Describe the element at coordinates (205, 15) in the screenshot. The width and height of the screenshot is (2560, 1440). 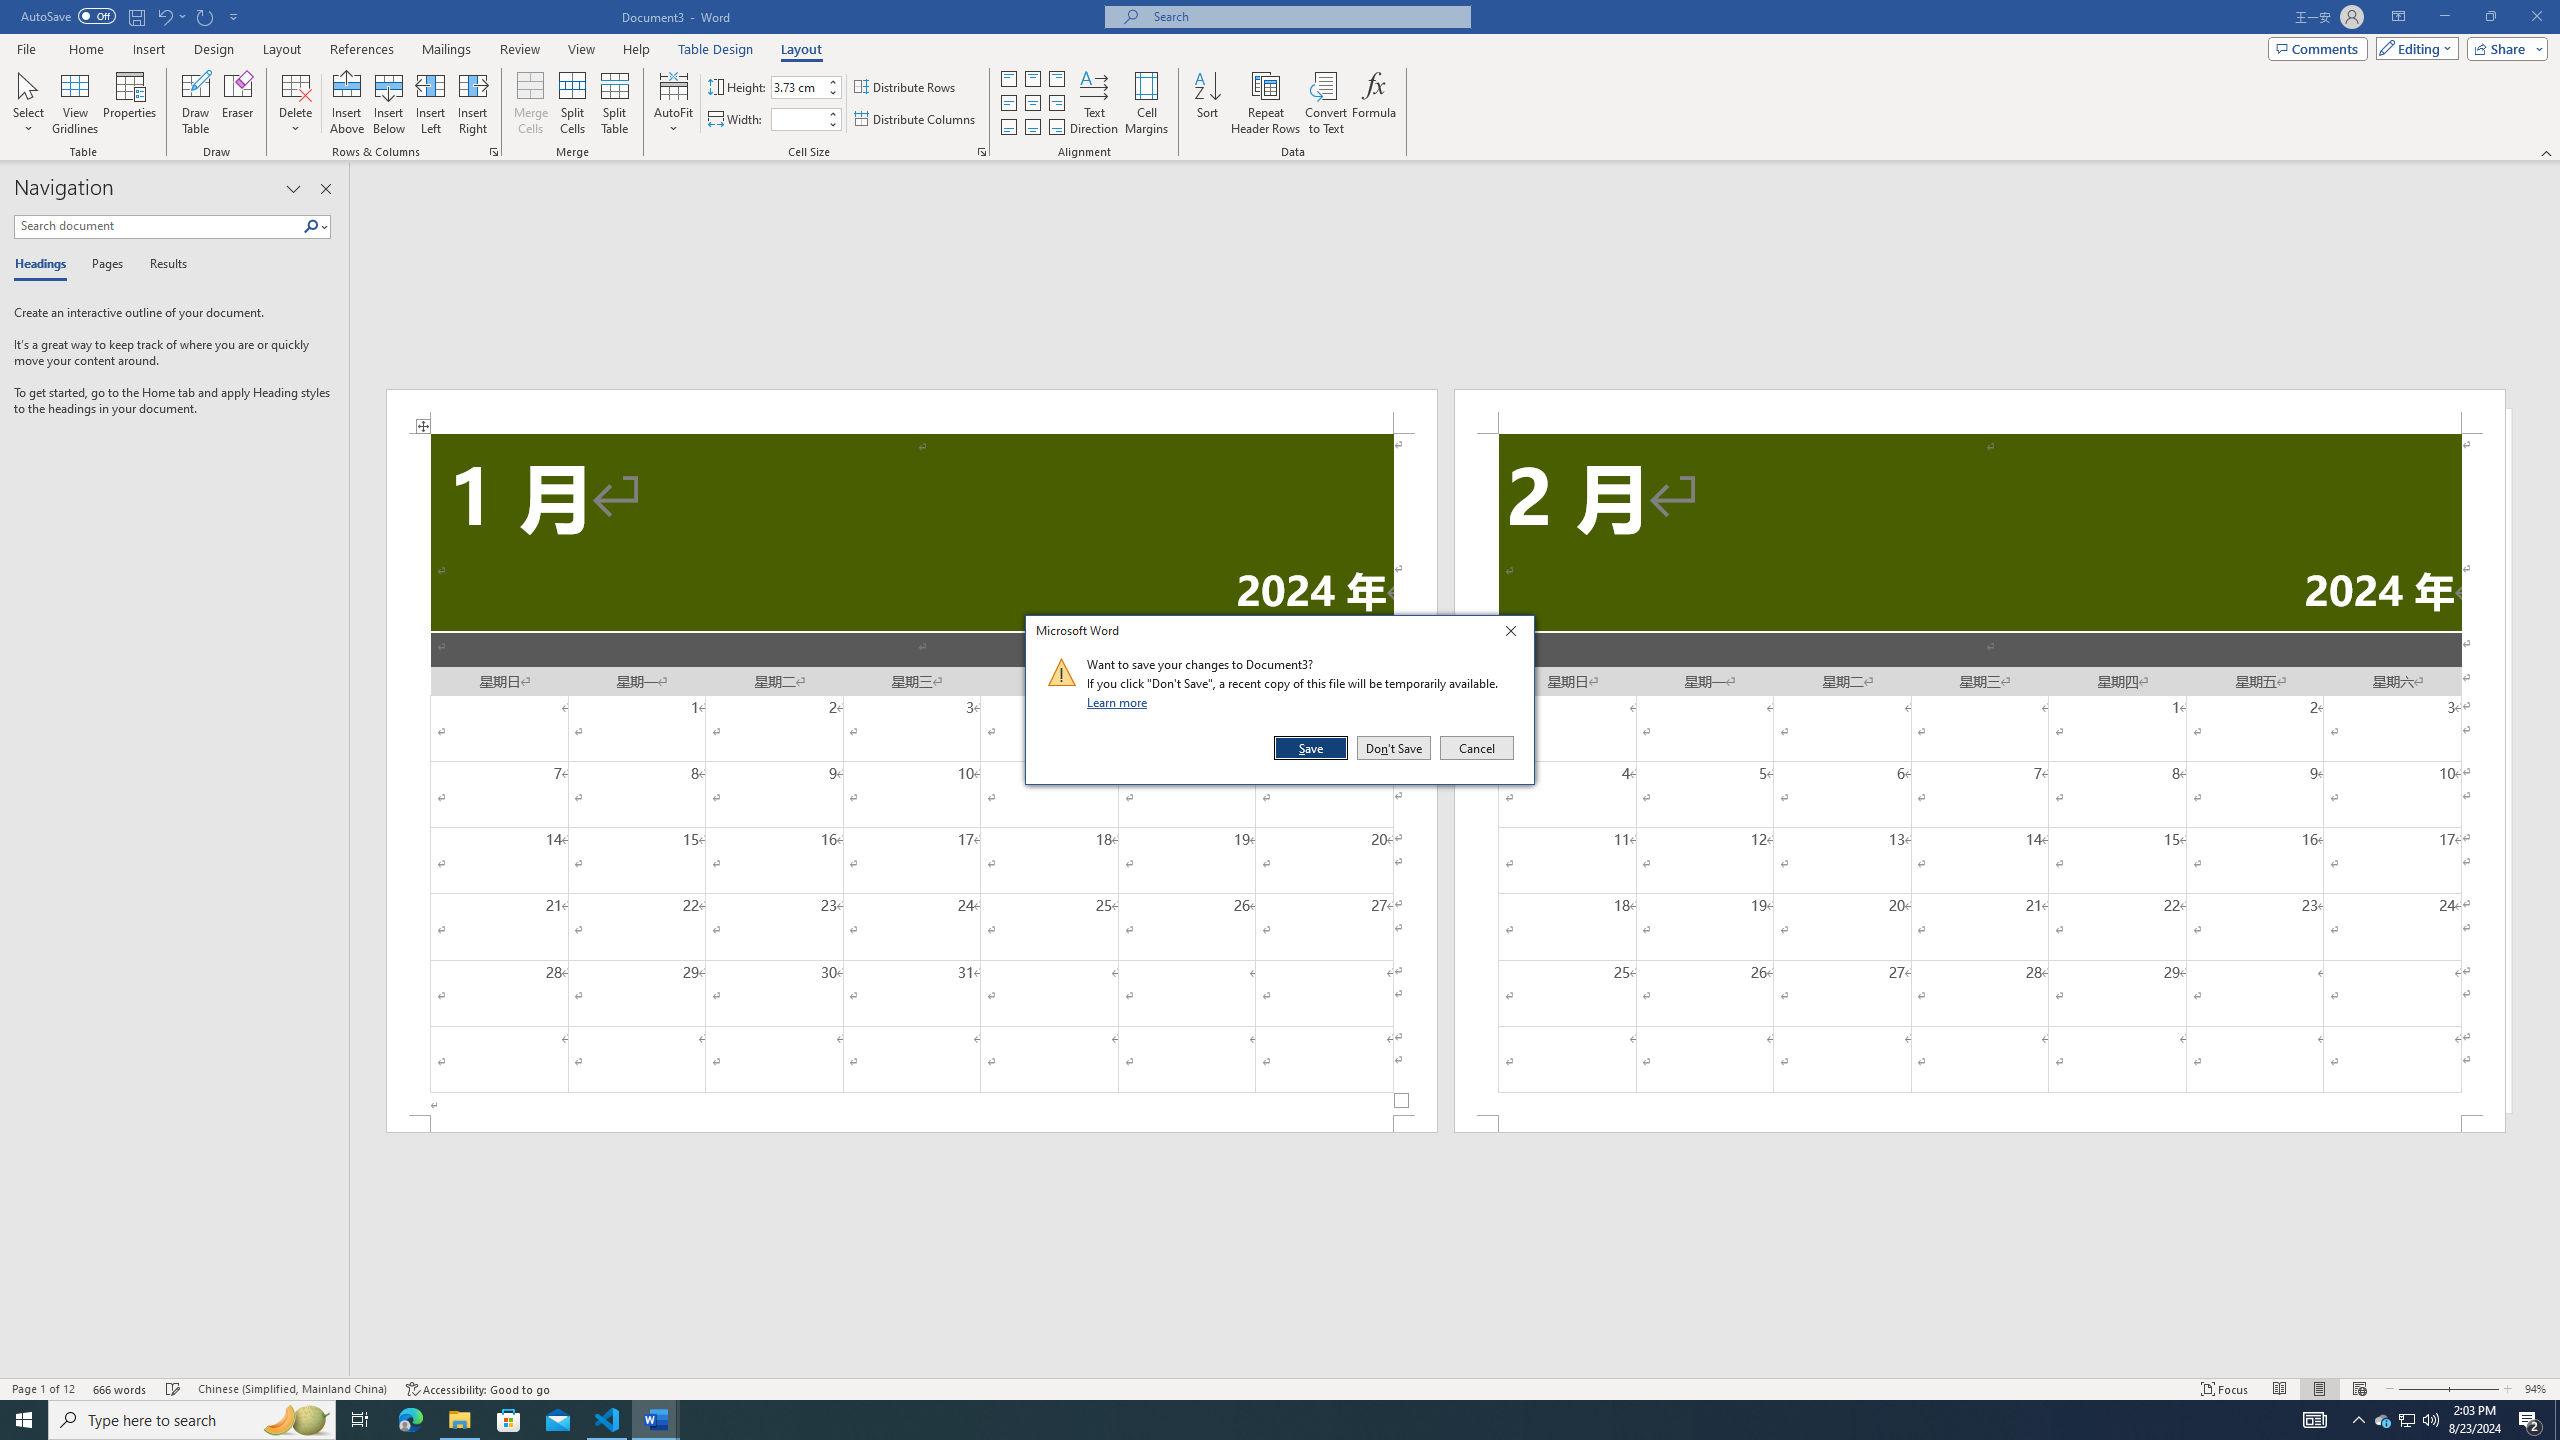
I see `'Repeat Doc Close'` at that location.